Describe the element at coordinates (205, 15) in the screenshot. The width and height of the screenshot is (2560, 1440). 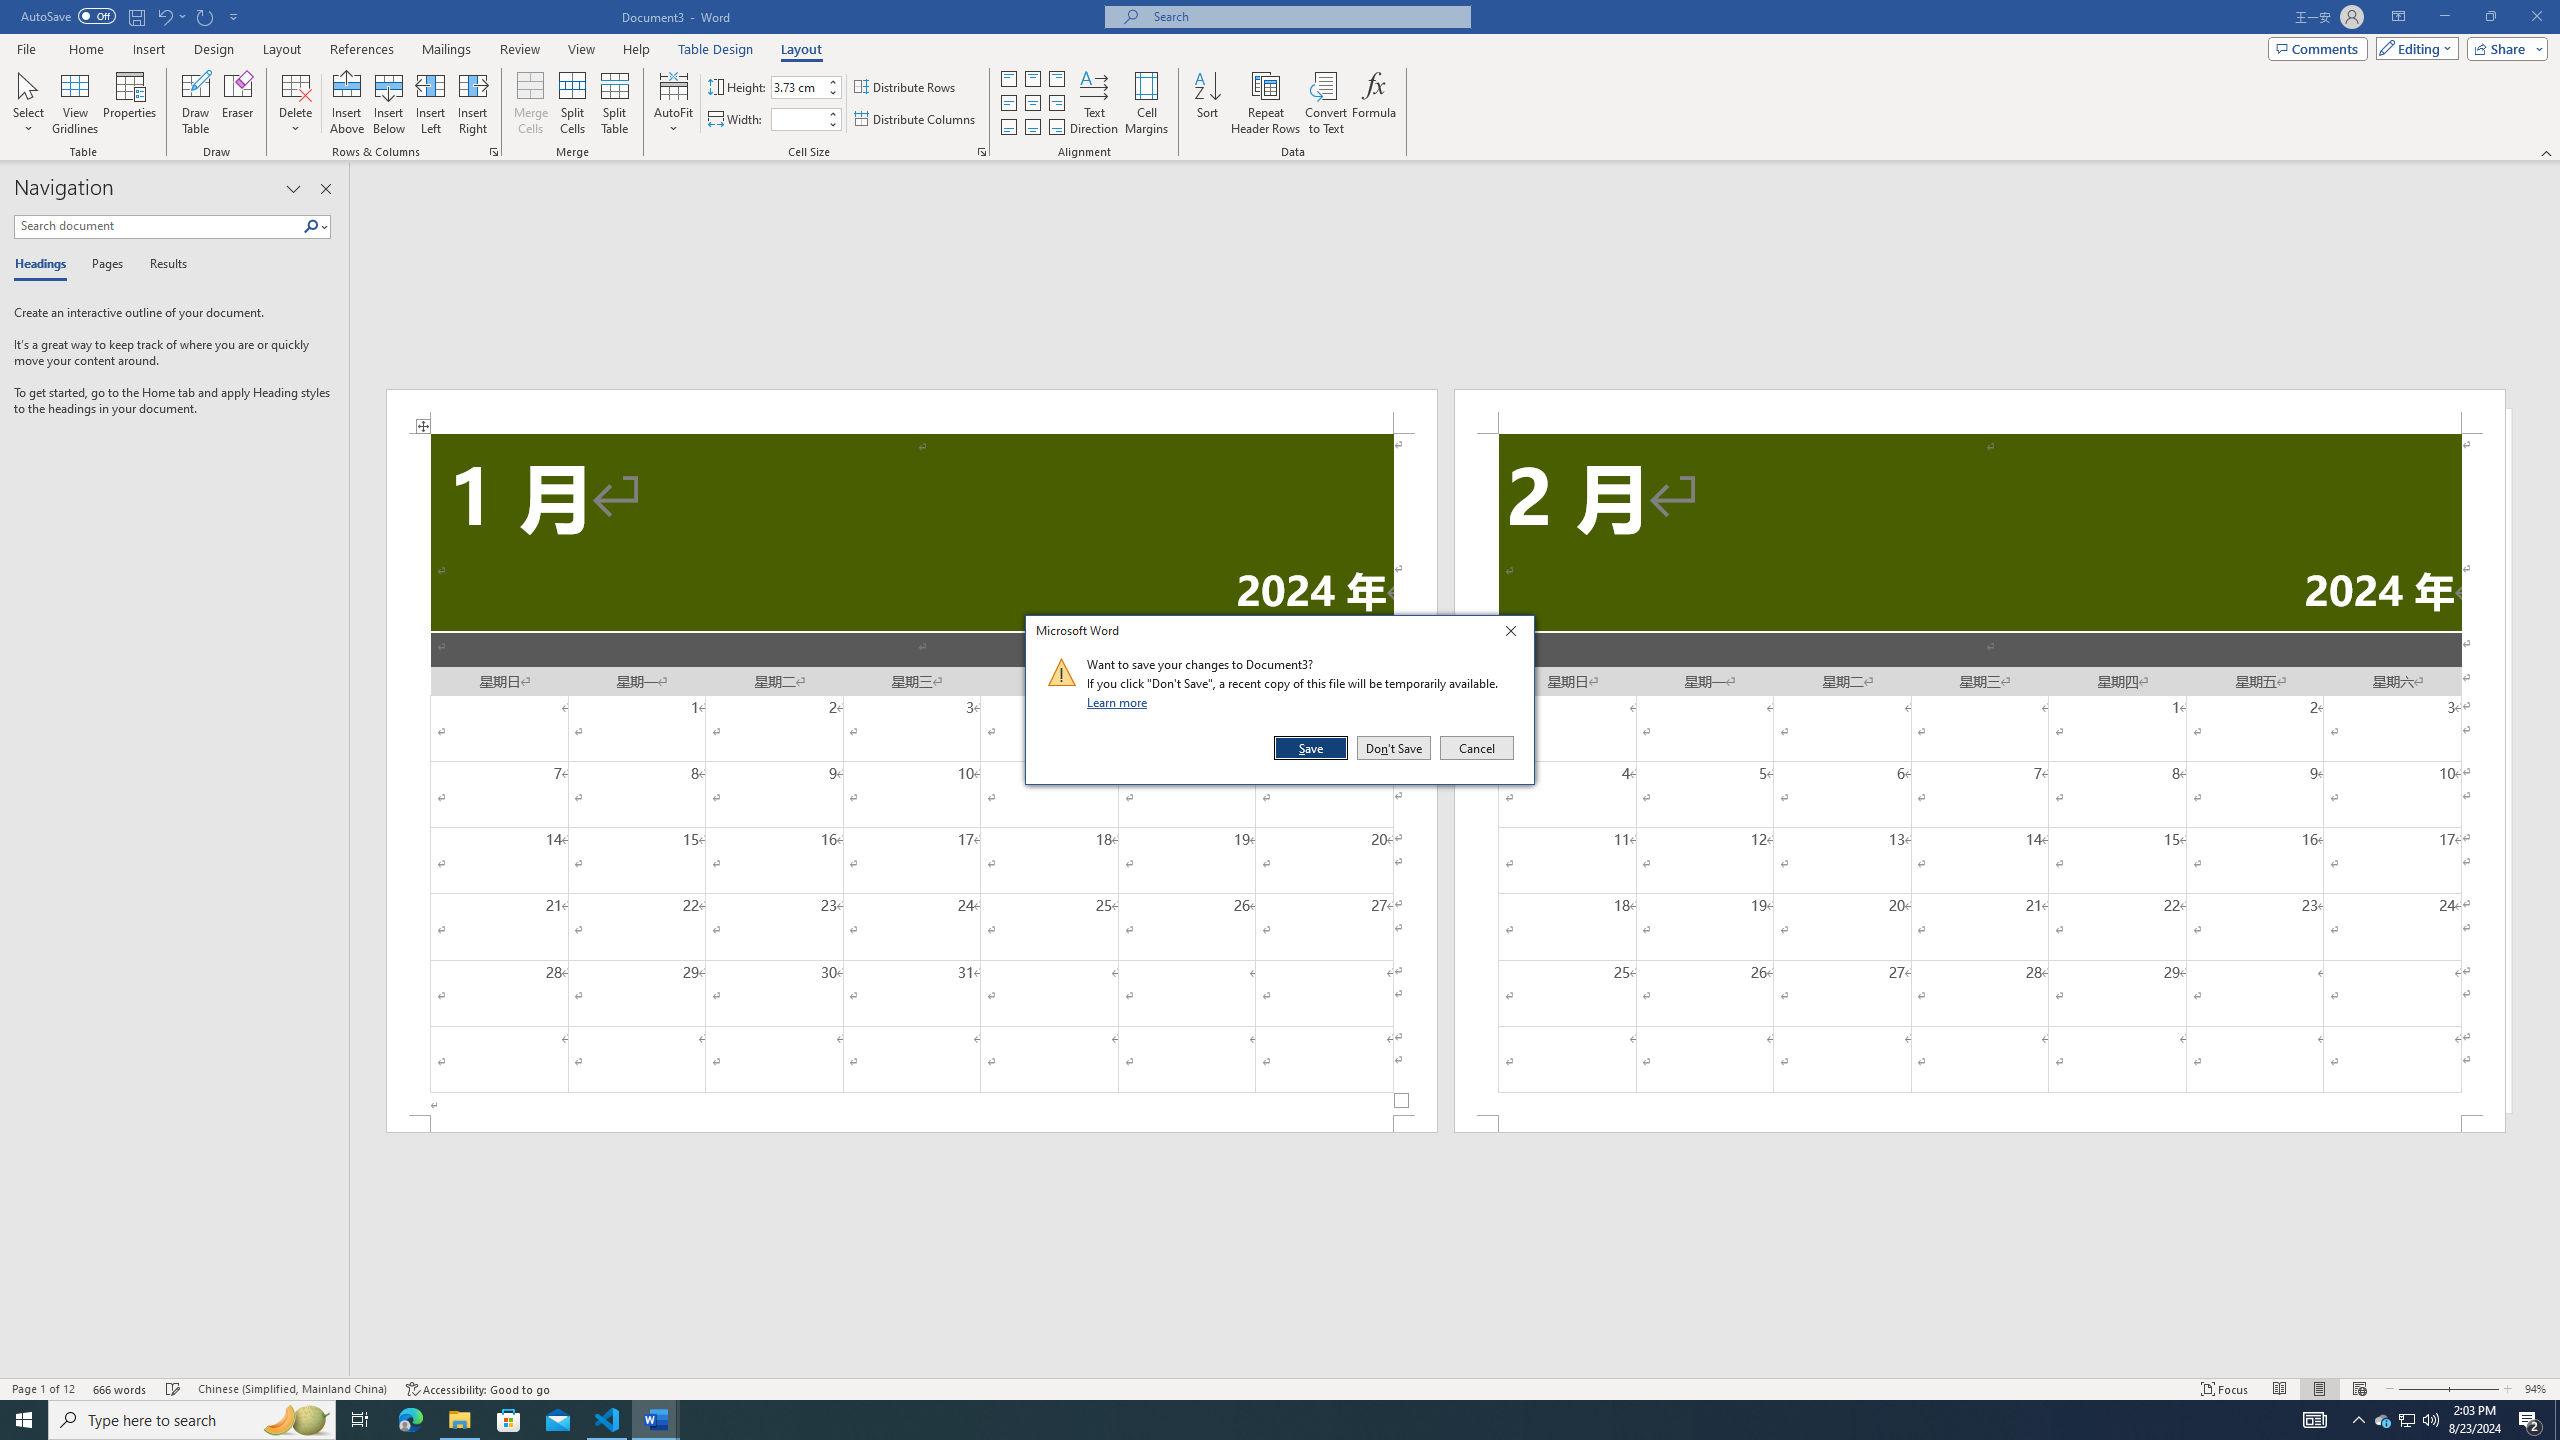
I see `'Repeat Doc Close'` at that location.